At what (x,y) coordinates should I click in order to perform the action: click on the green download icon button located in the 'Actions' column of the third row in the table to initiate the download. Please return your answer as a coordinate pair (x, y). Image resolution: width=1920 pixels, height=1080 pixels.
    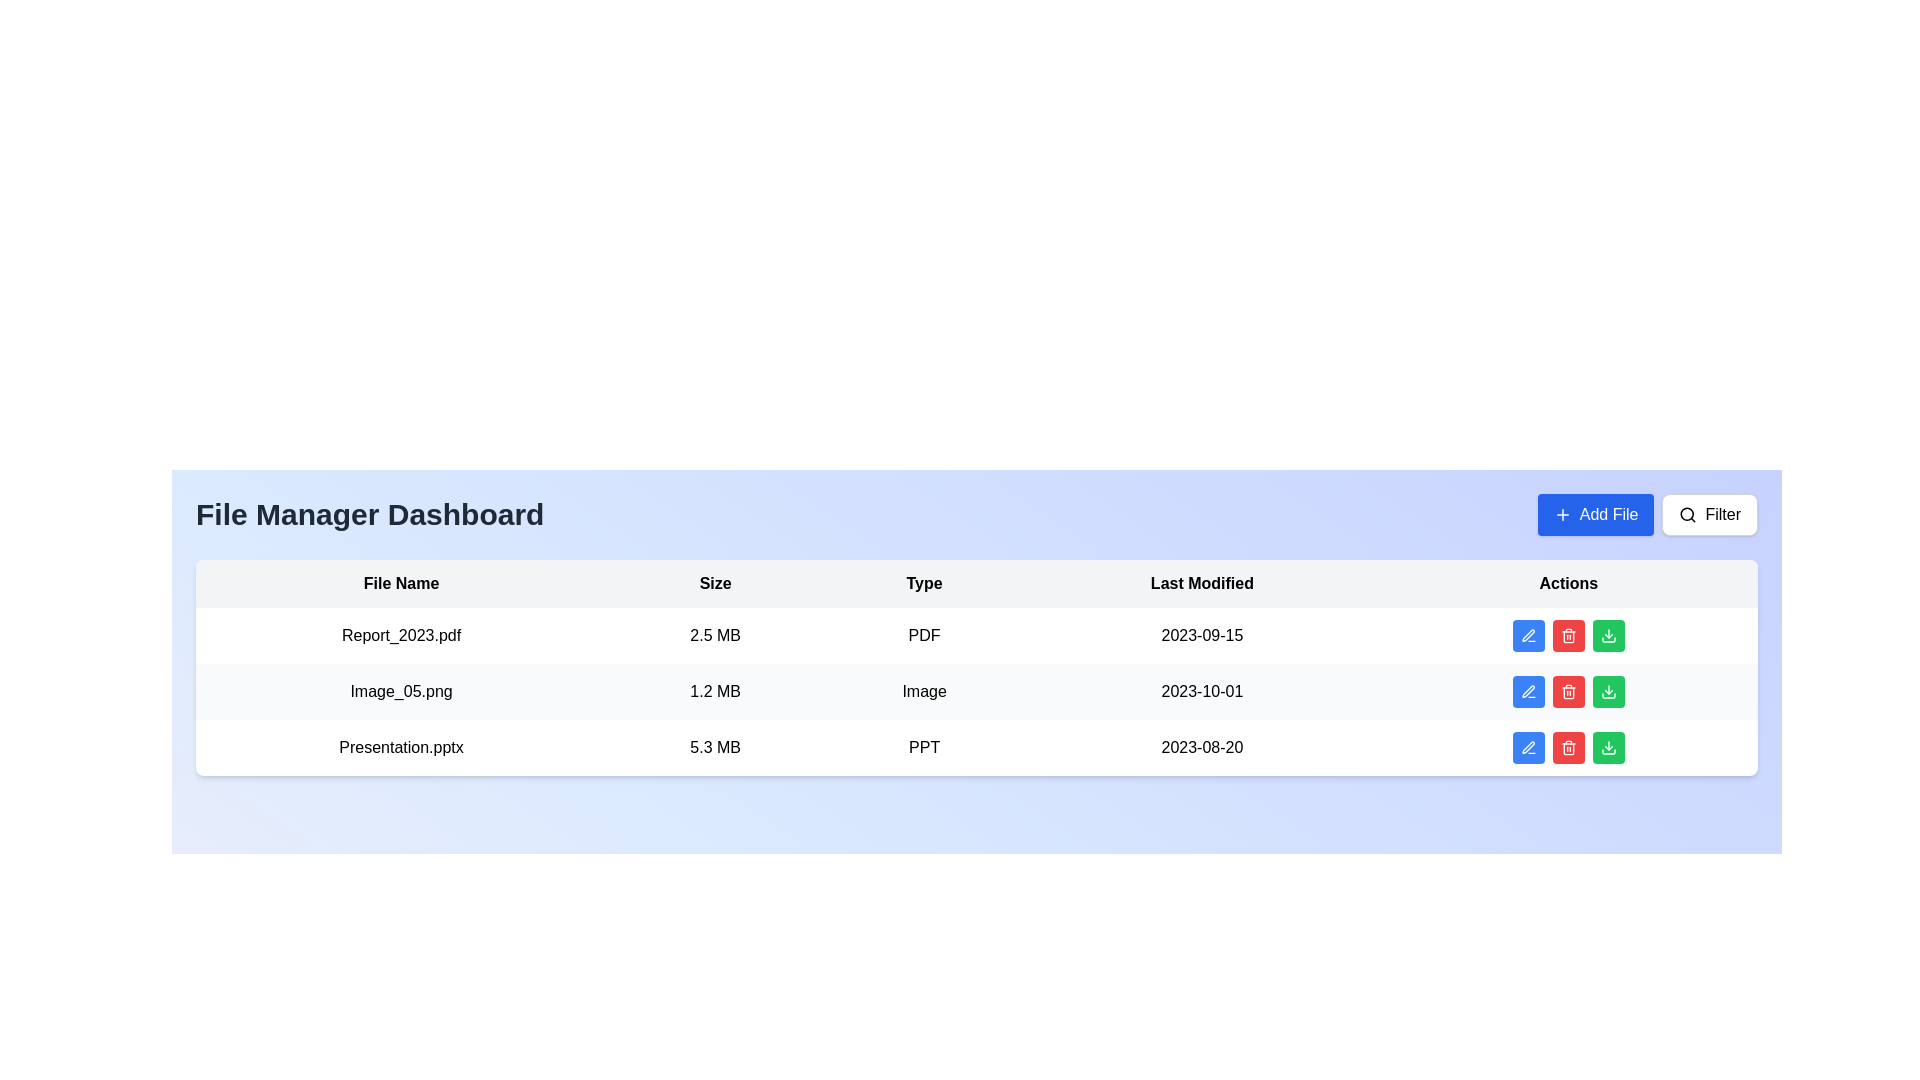
    Looking at the image, I should click on (1608, 748).